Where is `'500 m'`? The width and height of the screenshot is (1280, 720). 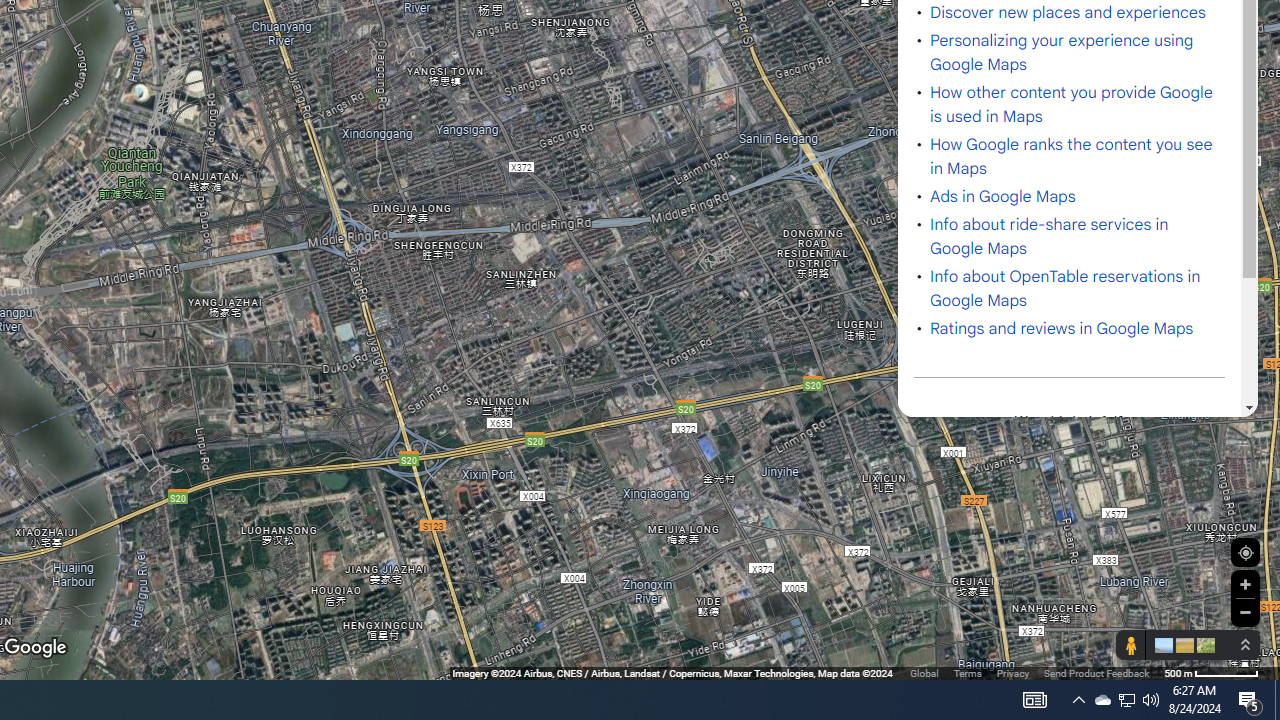 '500 m' is located at coordinates (1210, 673).